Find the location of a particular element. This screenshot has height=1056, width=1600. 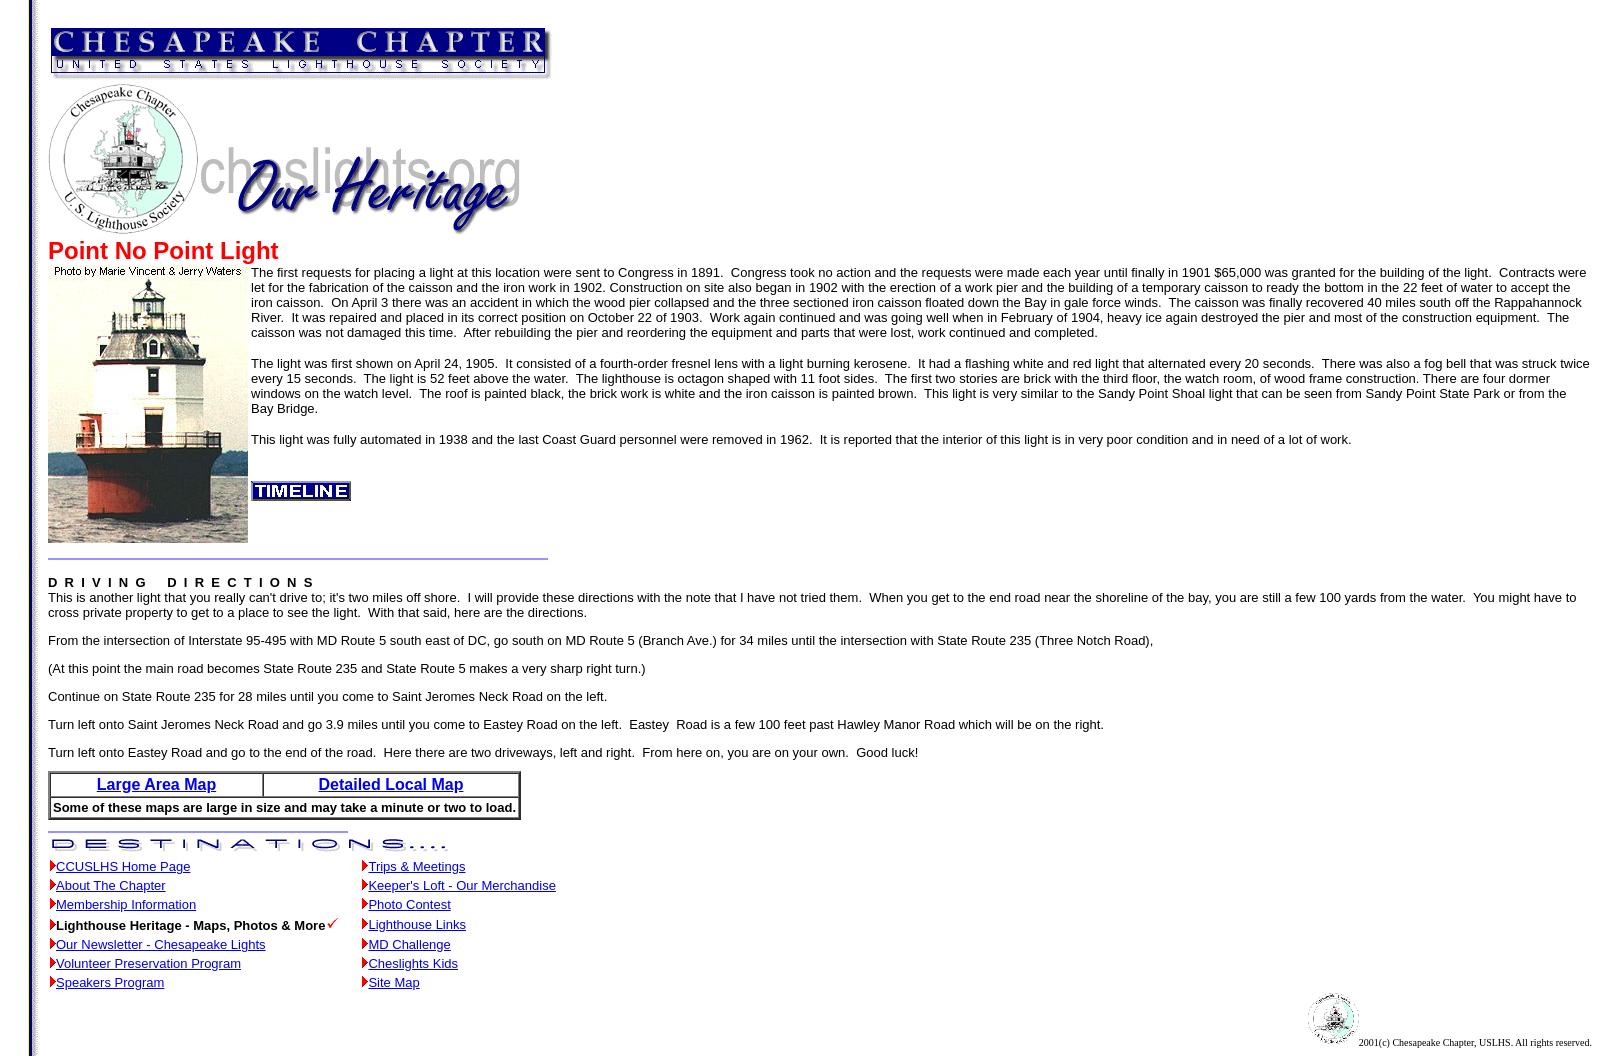

'Site 
            Map' is located at coordinates (393, 982).